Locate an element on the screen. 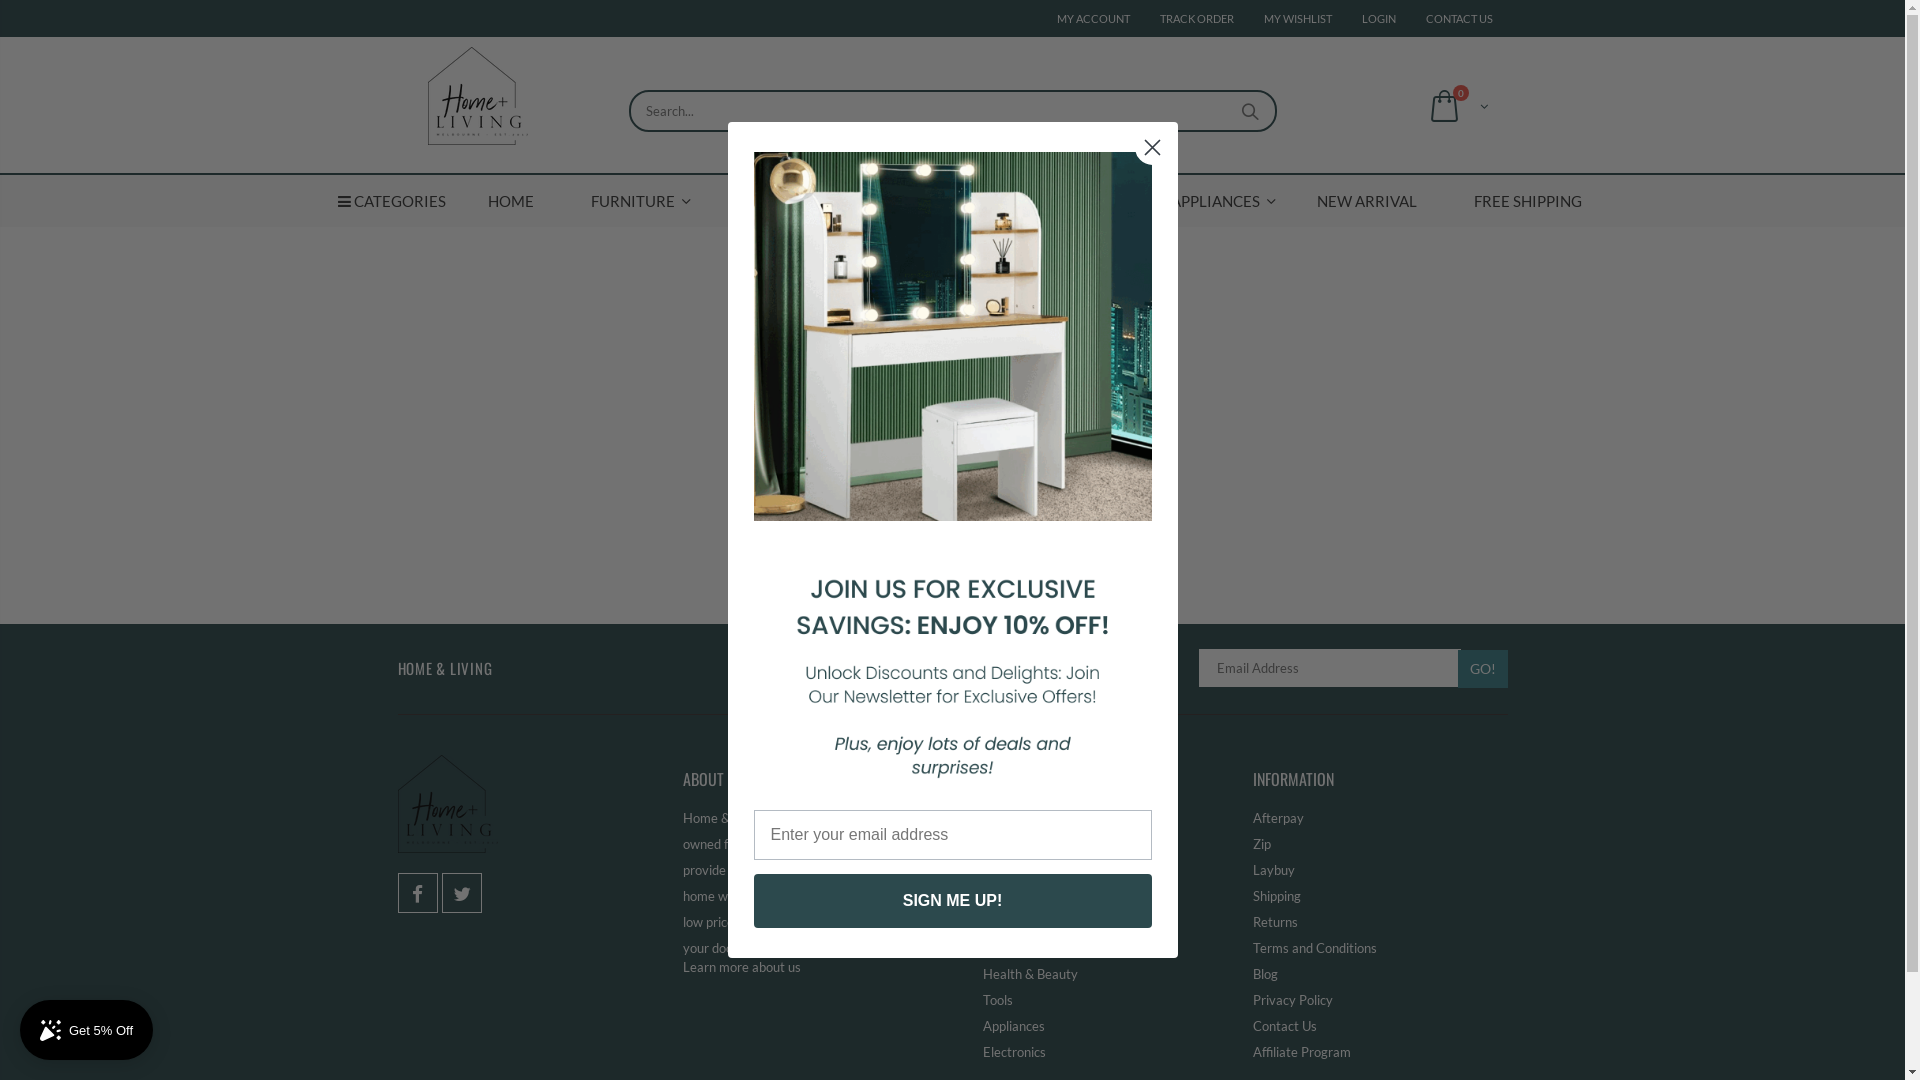 The height and width of the screenshot is (1080, 1920). 'LOGIN' is located at coordinates (1377, 18).